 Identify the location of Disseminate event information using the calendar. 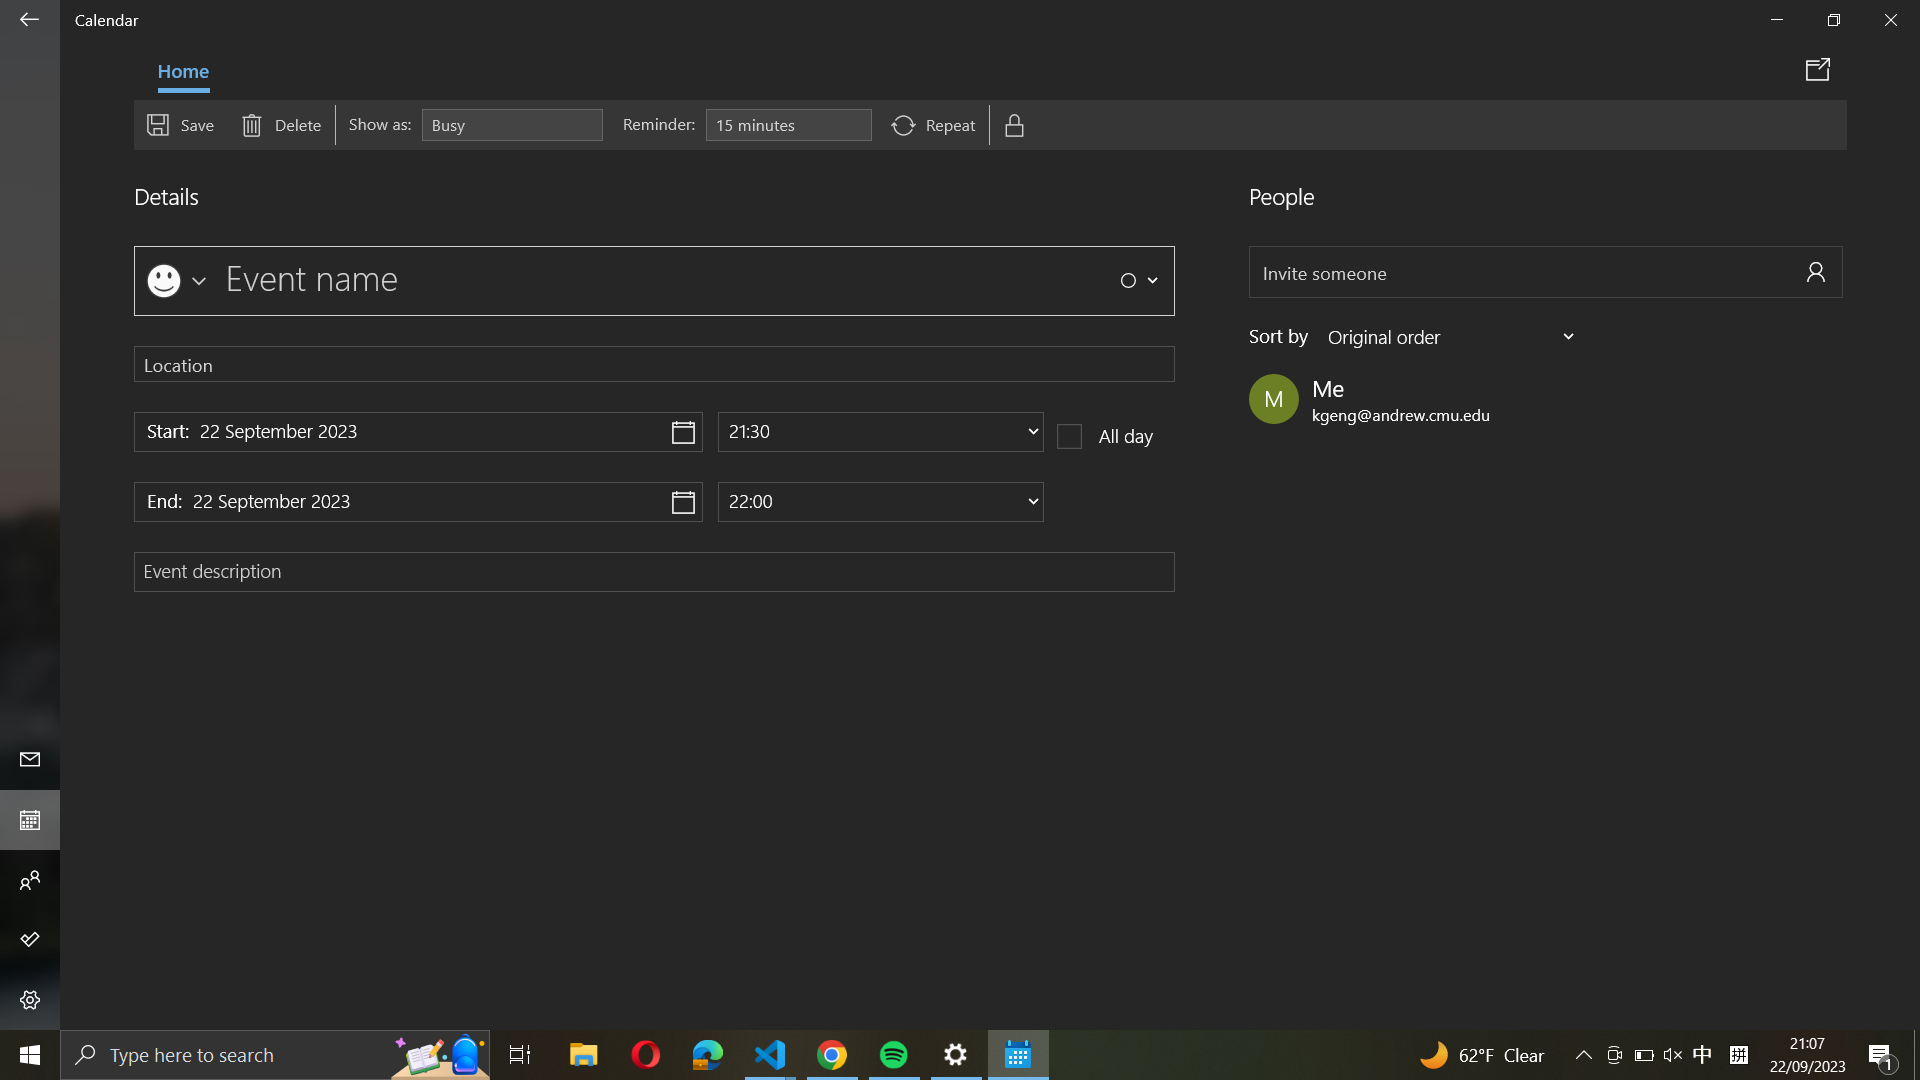
(1821, 68).